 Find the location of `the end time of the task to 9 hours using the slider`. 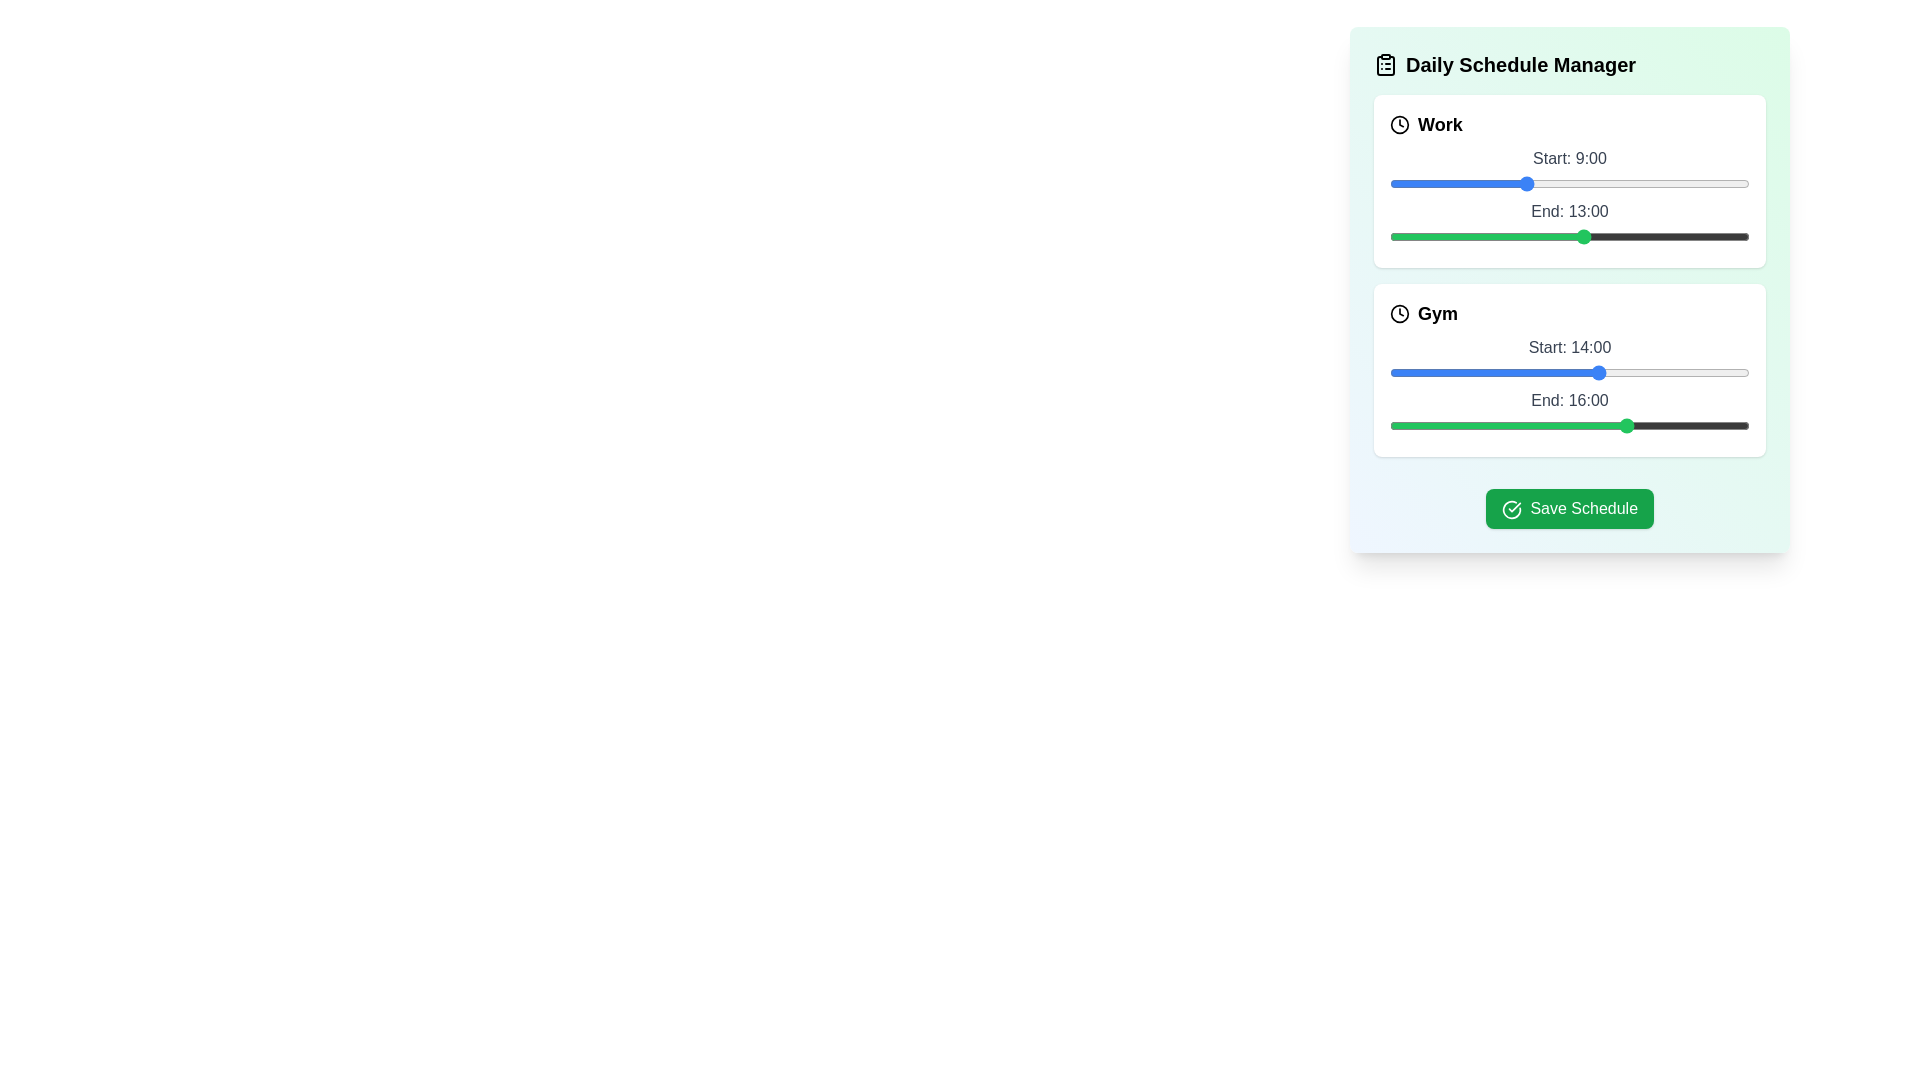

the end time of the task to 9 hours using the slider is located at coordinates (1524, 235).